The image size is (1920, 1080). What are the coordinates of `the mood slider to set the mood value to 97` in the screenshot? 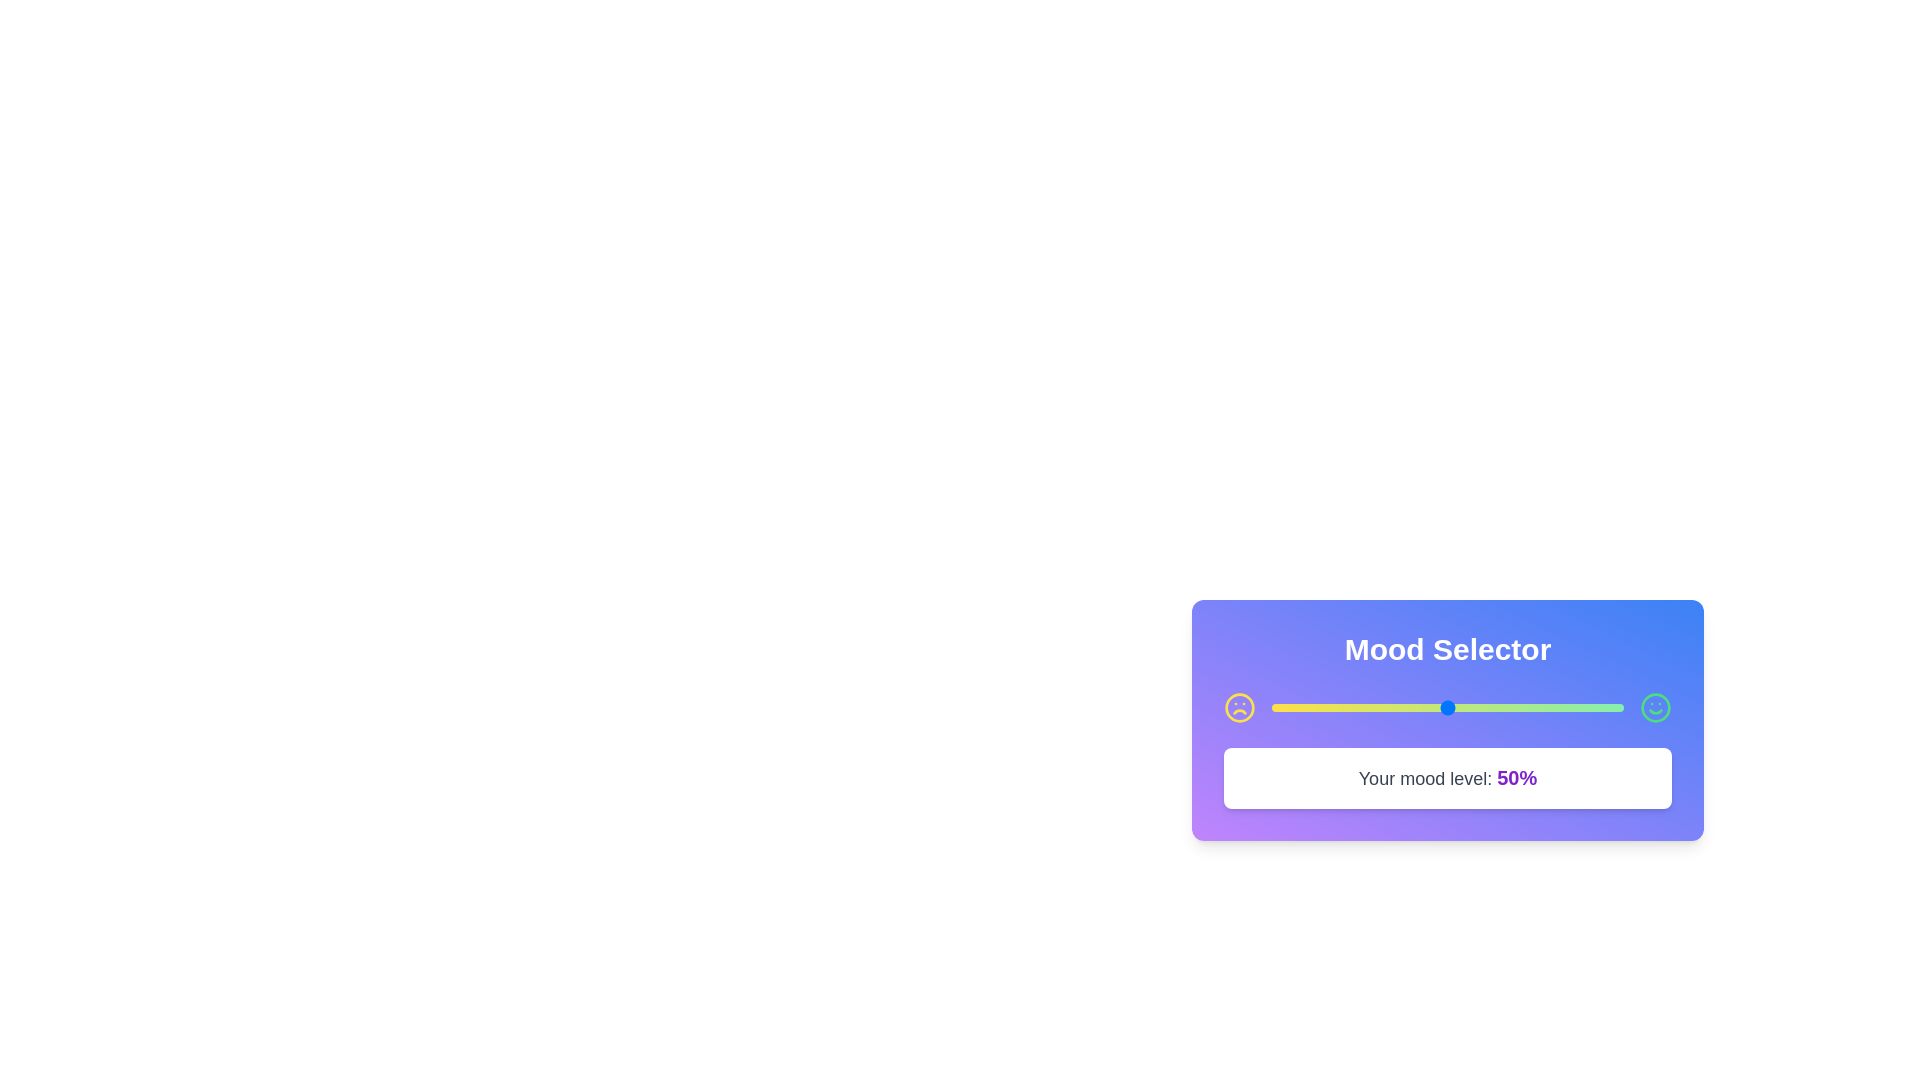 It's located at (1613, 707).